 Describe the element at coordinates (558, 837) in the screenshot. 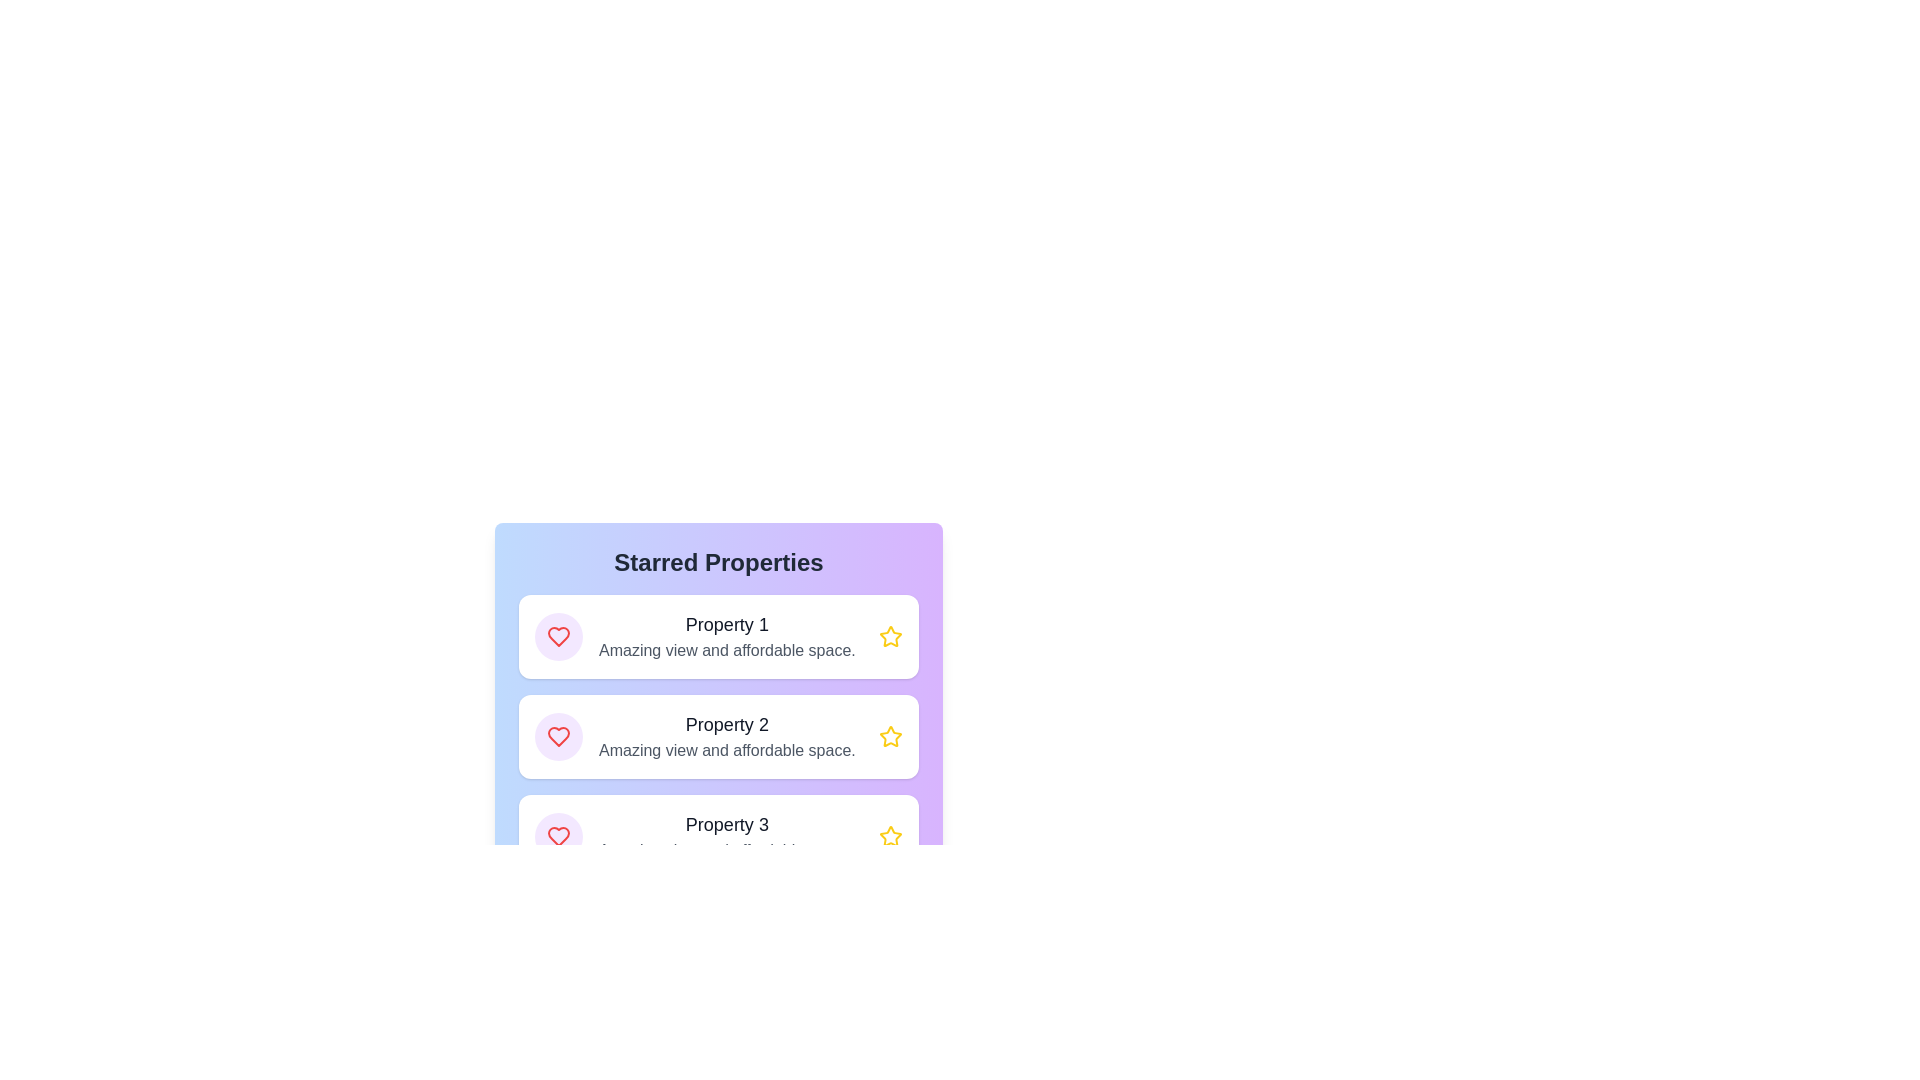

I see `the heart icon in the third row of items to mark the respective property as a favorite` at that location.